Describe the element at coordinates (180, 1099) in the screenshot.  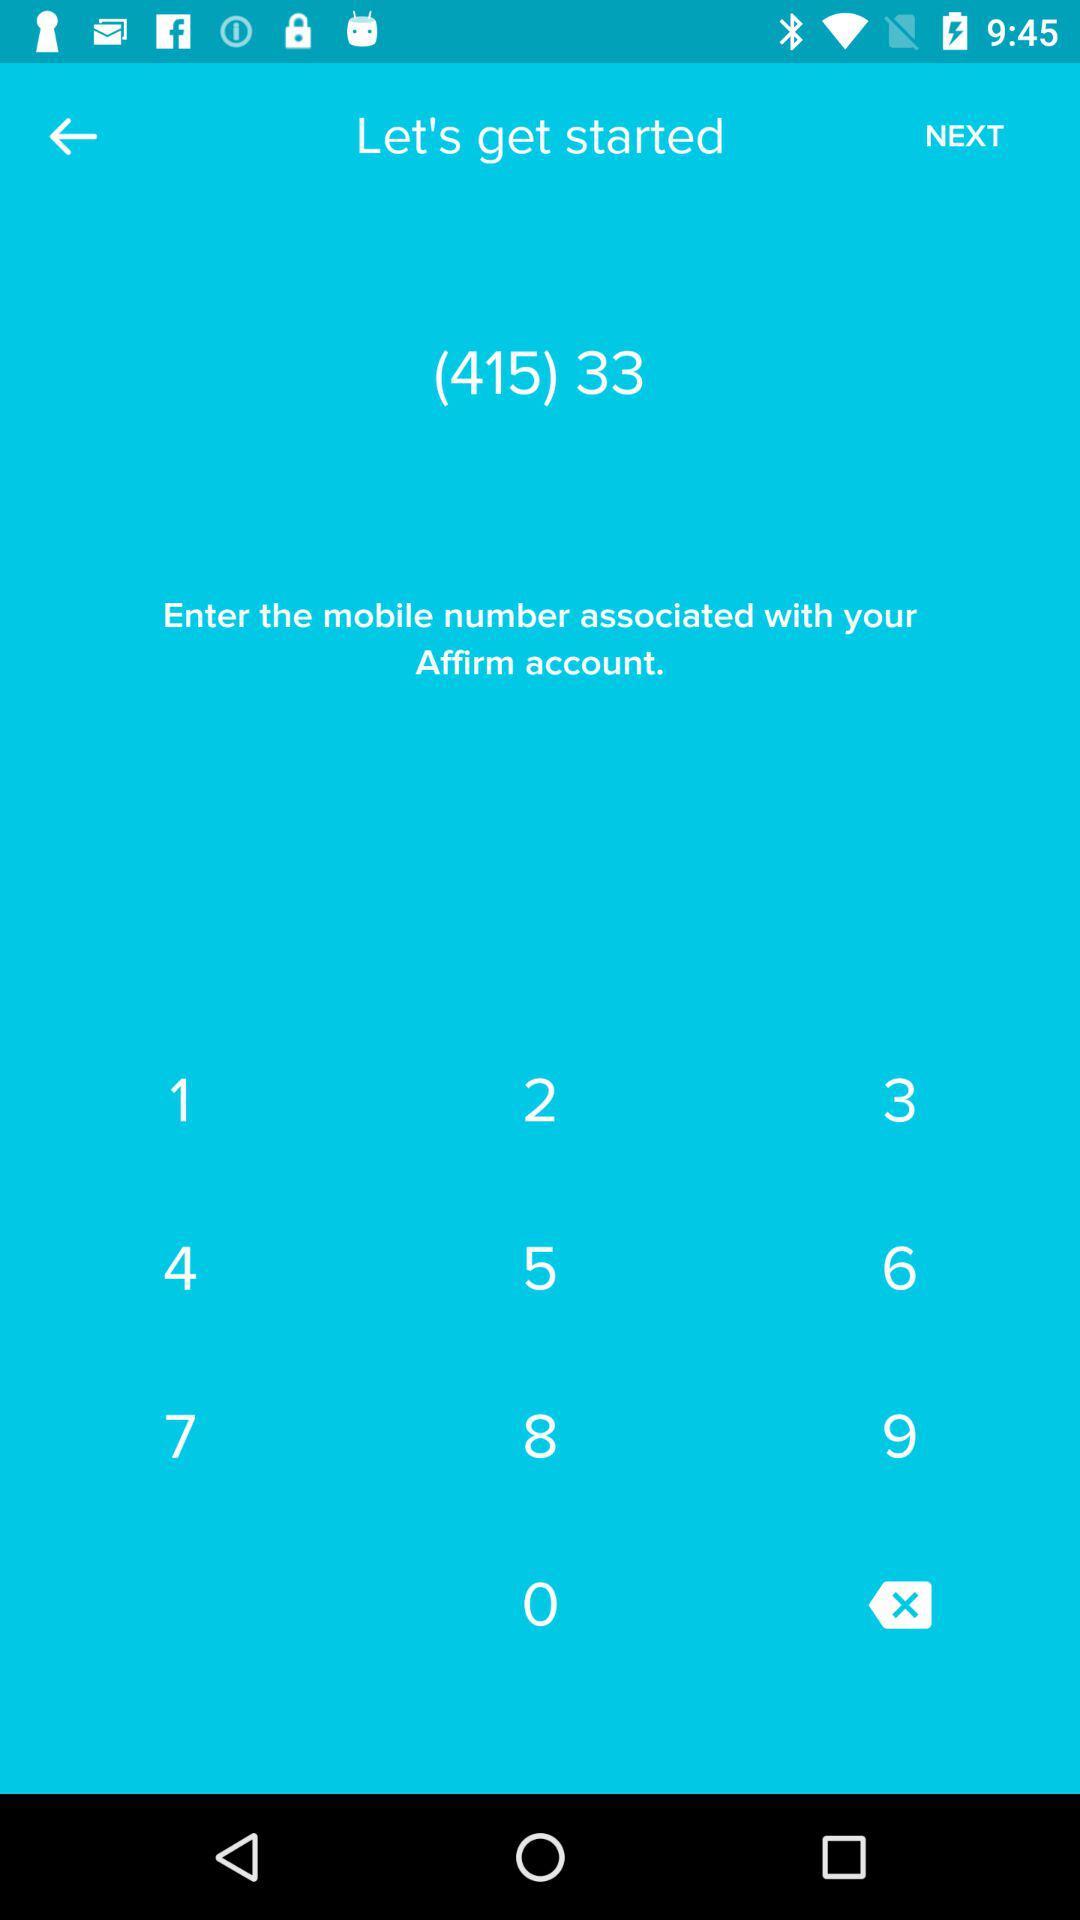
I see `the item below the enter the mobile` at that location.